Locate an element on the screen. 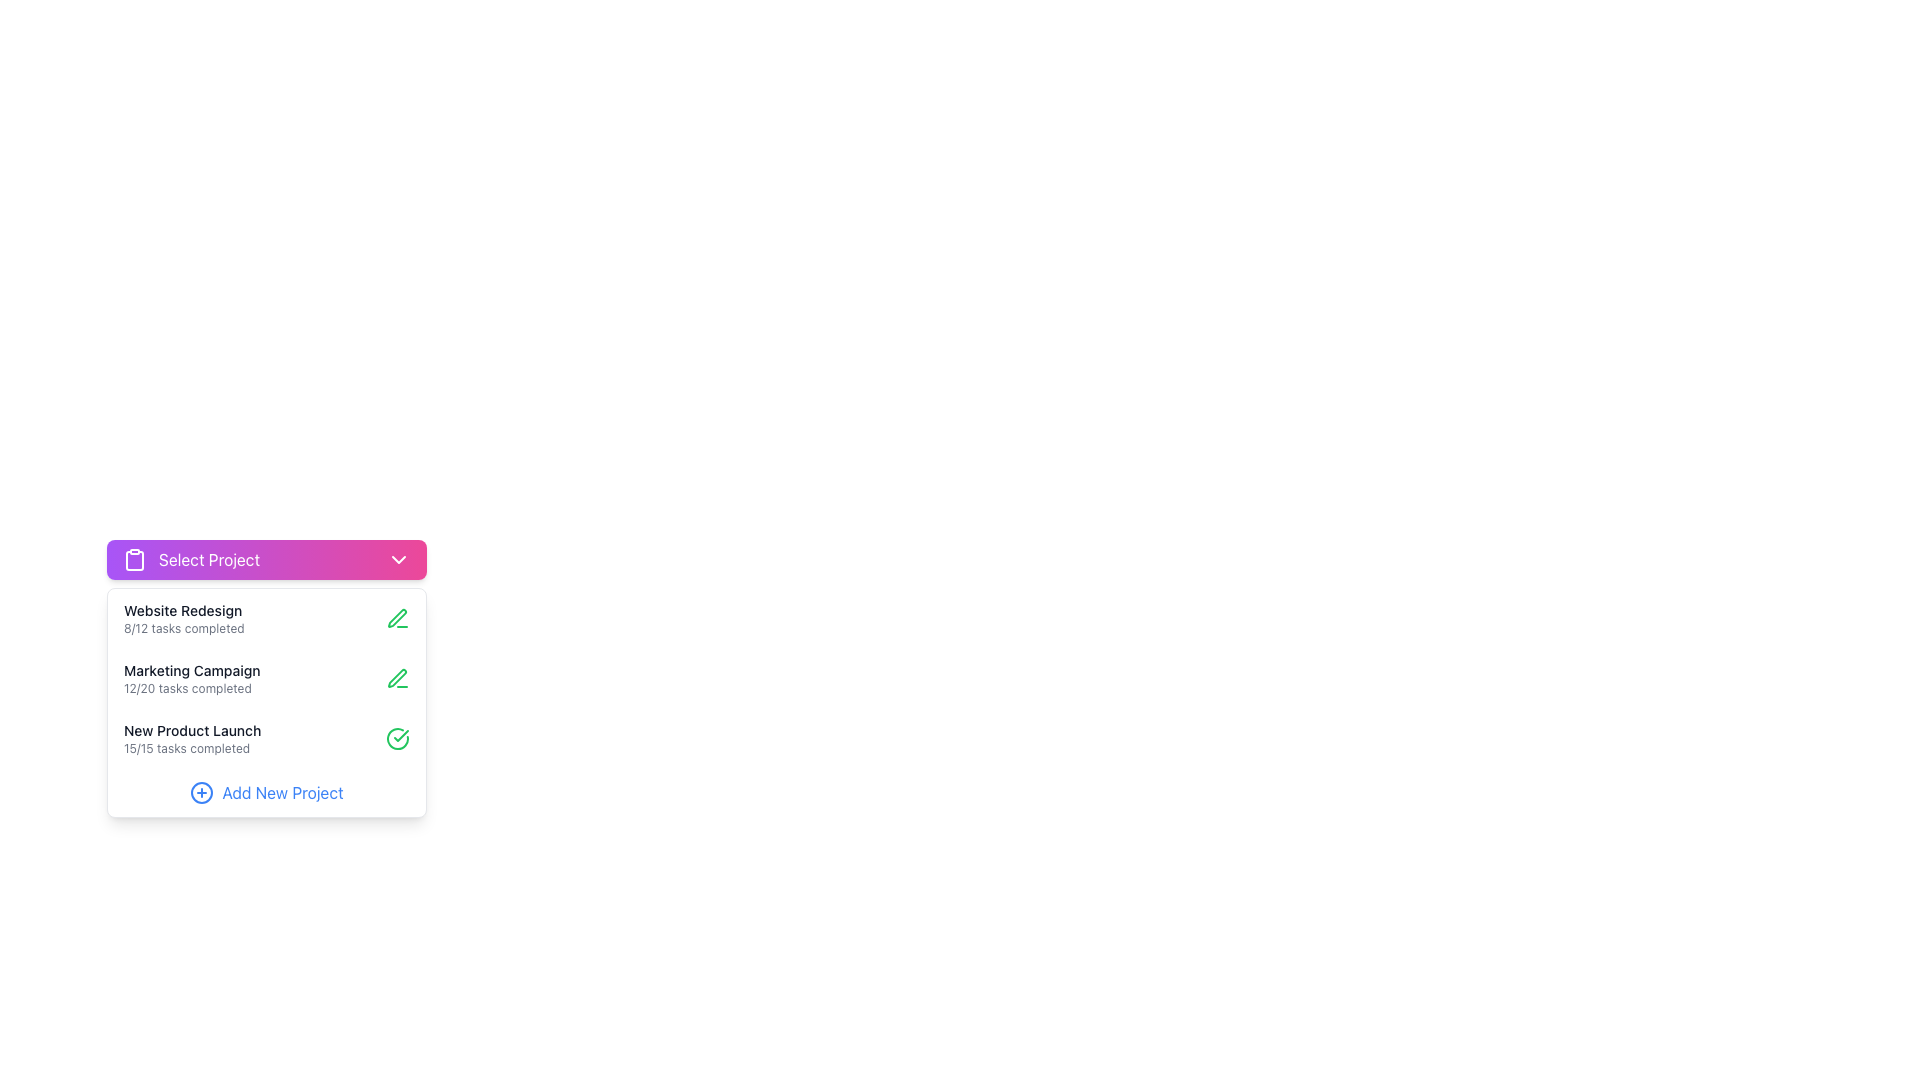 The height and width of the screenshot is (1080, 1920). the text label reading 'Marketing Campaign' which is the second entry in the 'Select Project' dropdown interface is located at coordinates (192, 671).